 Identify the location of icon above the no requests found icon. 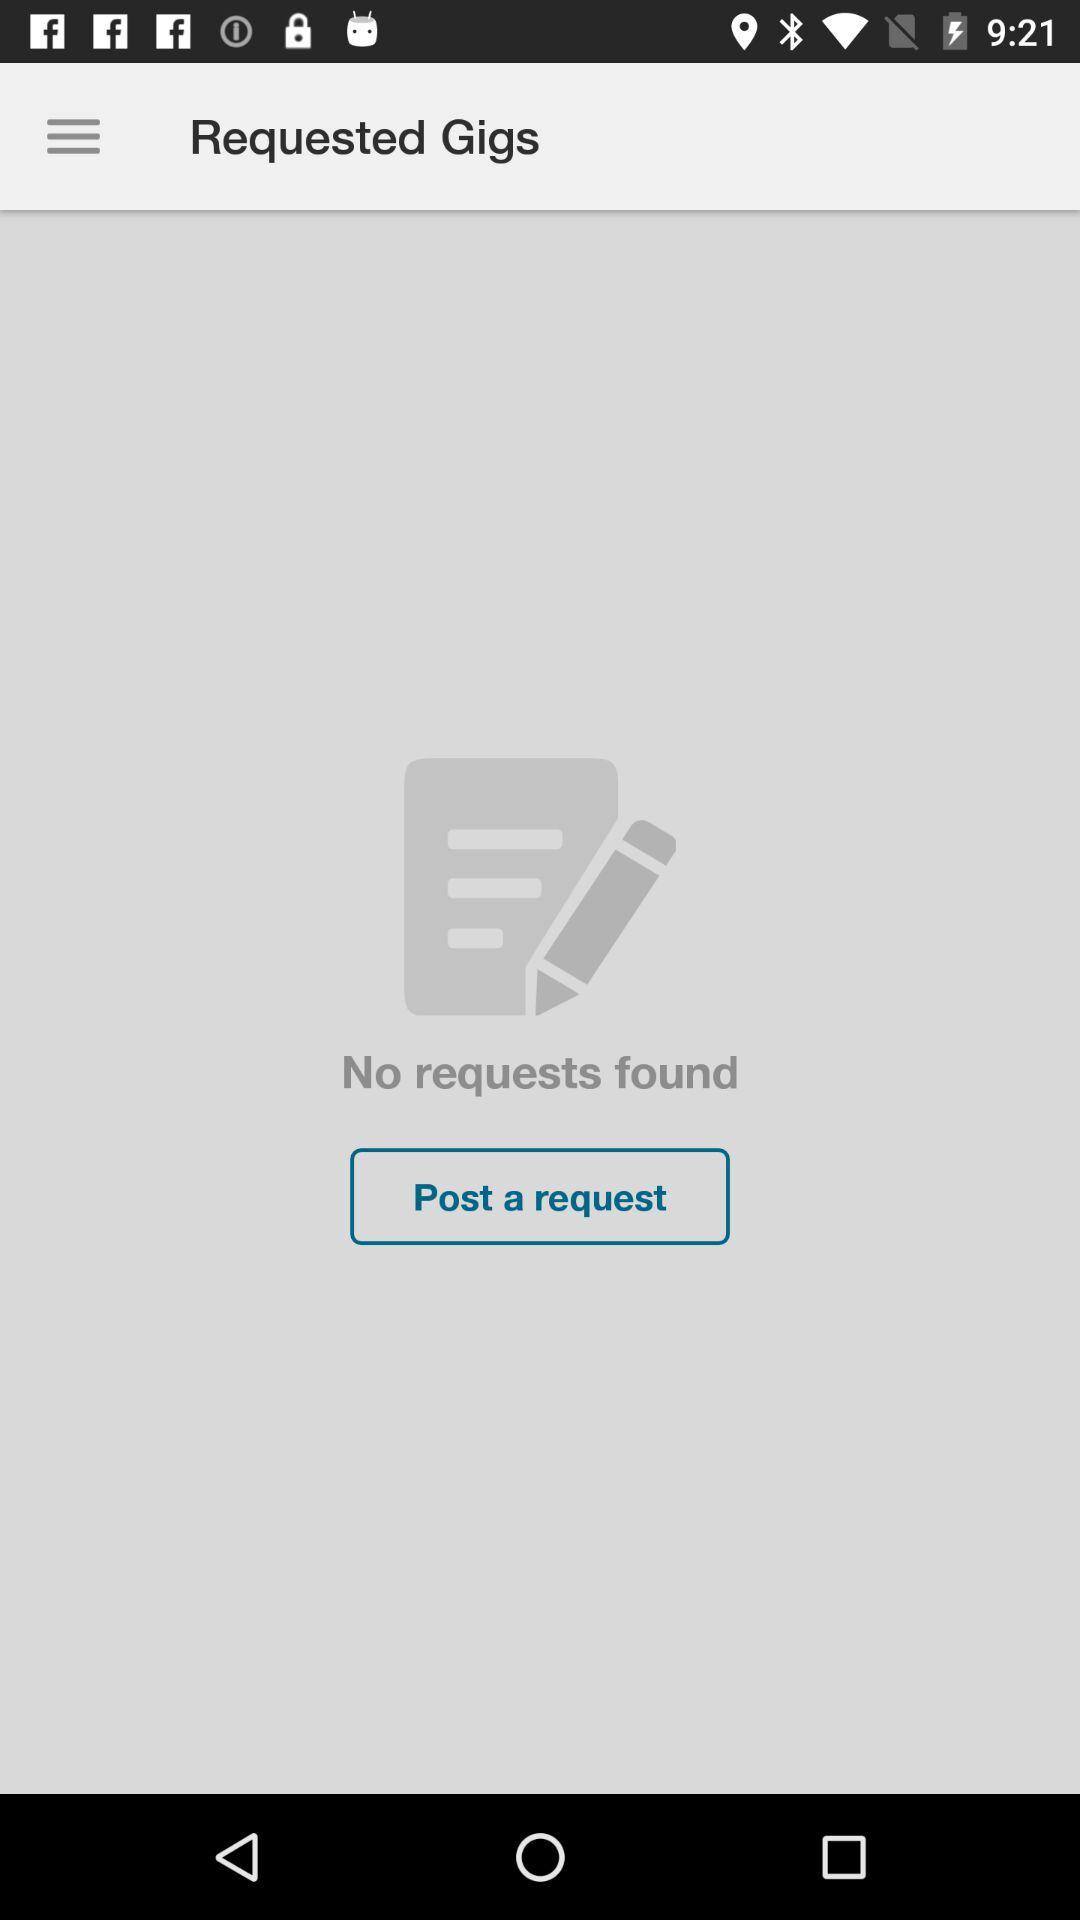
(72, 135).